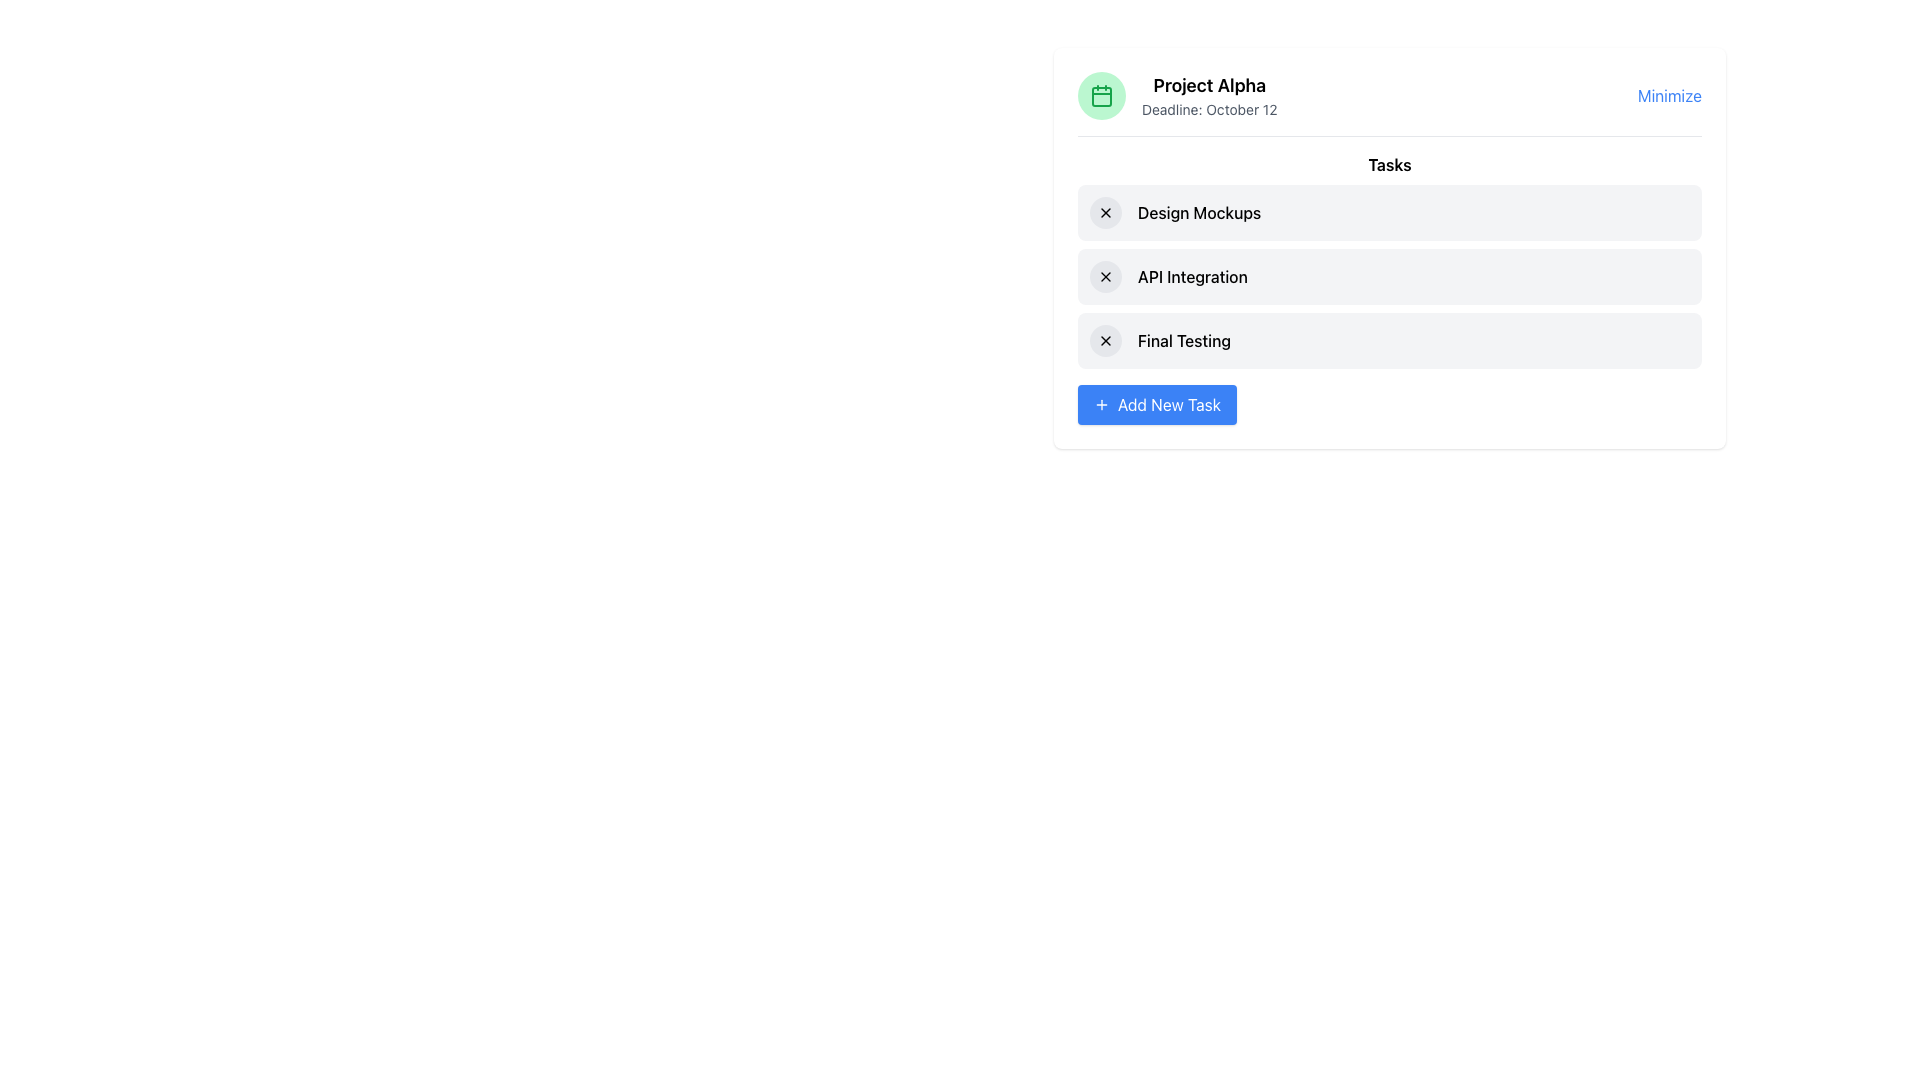  Describe the element at coordinates (1208, 84) in the screenshot. I see `the text label displaying 'Project Alpha' which is positioned at the top of the project overview card and has a bold font style` at that location.